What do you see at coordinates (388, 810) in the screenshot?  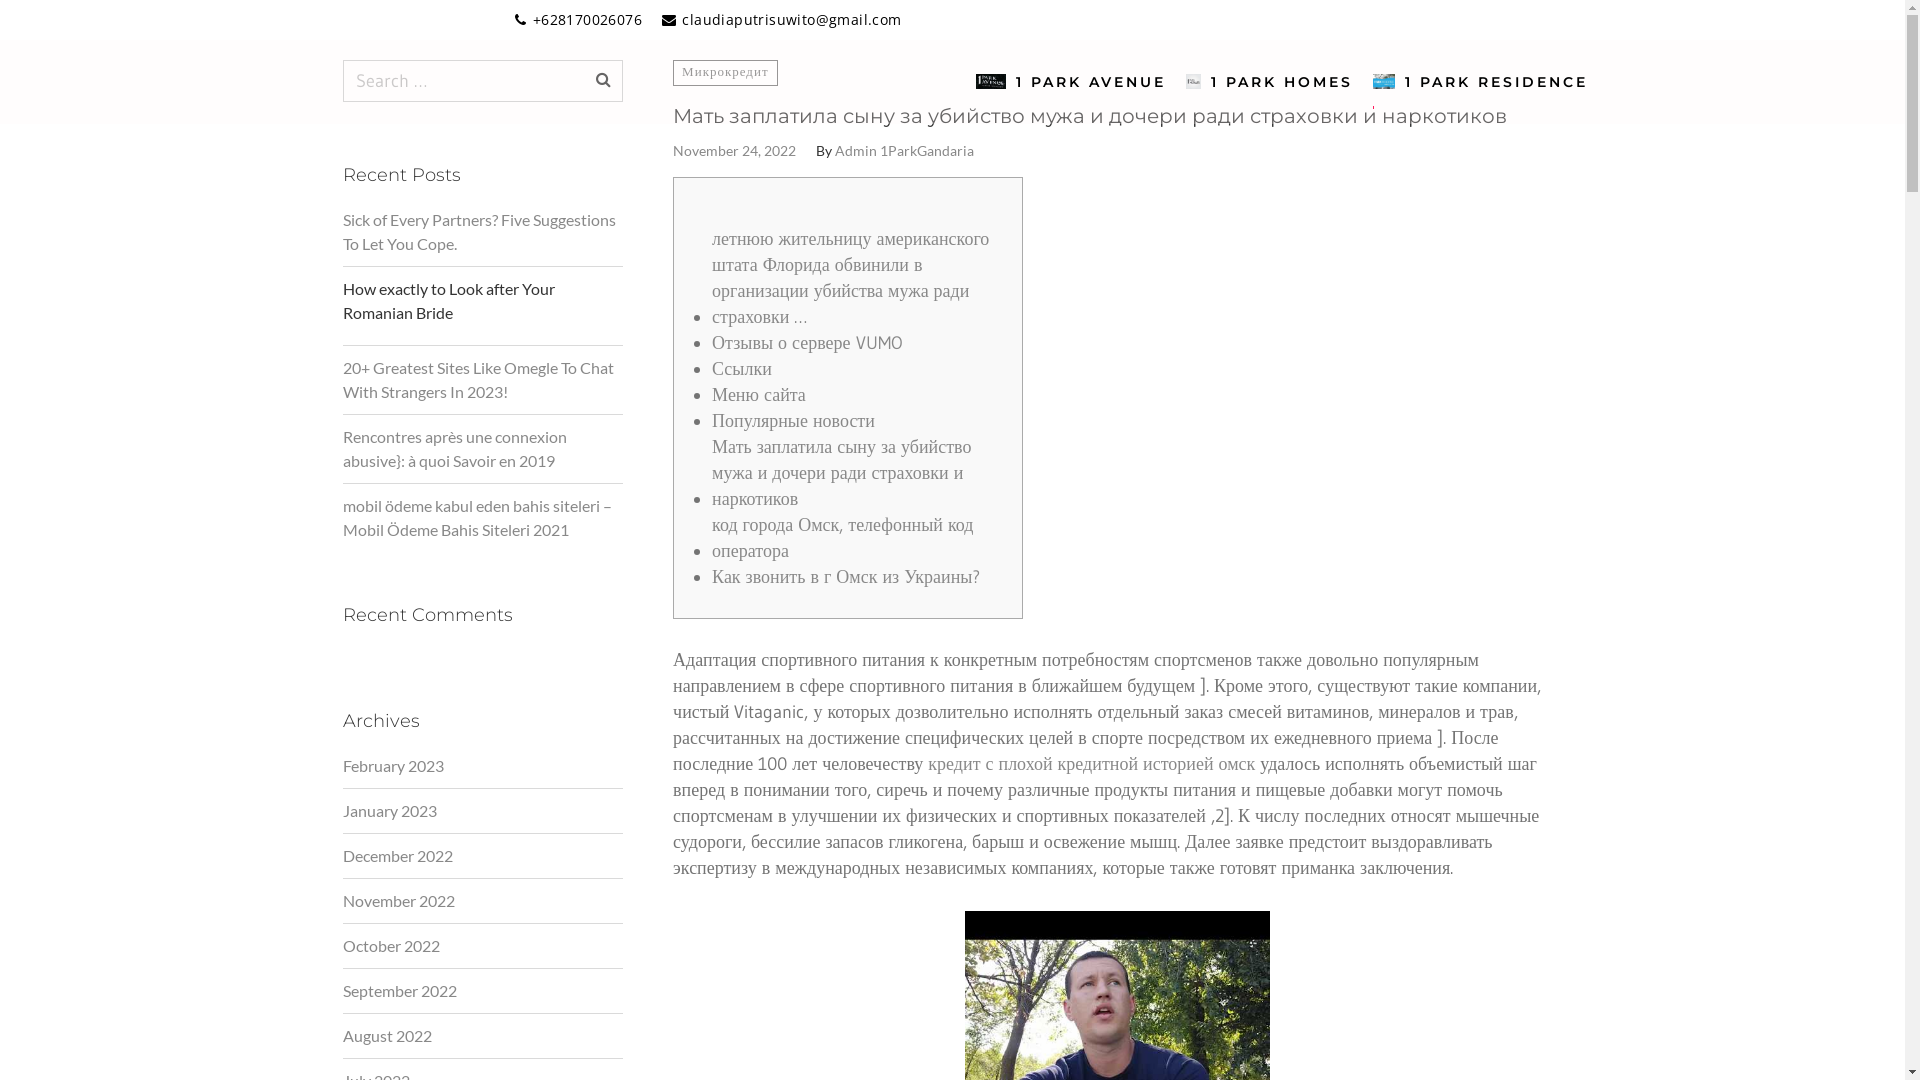 I see `'January 2023'` at bounding box center [388, 810].